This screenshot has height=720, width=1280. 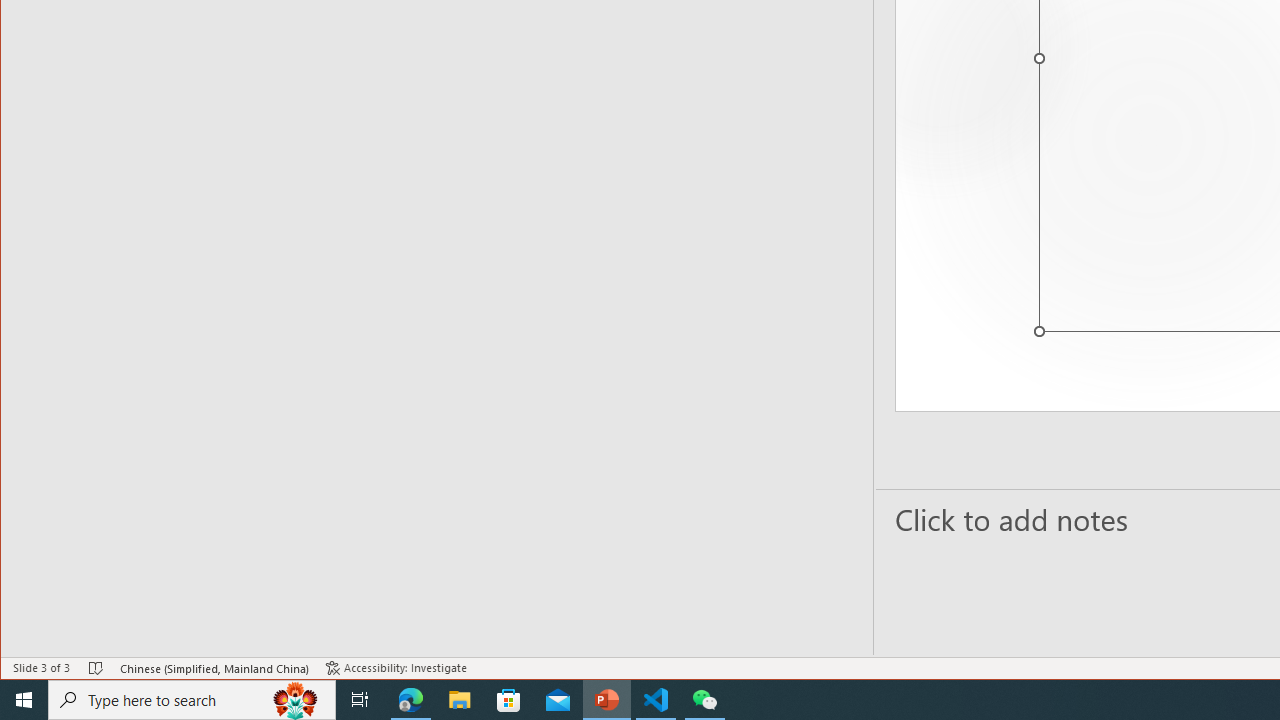 I want to click on 'Microsoft Edge - 1 running window', so click(x=410, y=698).